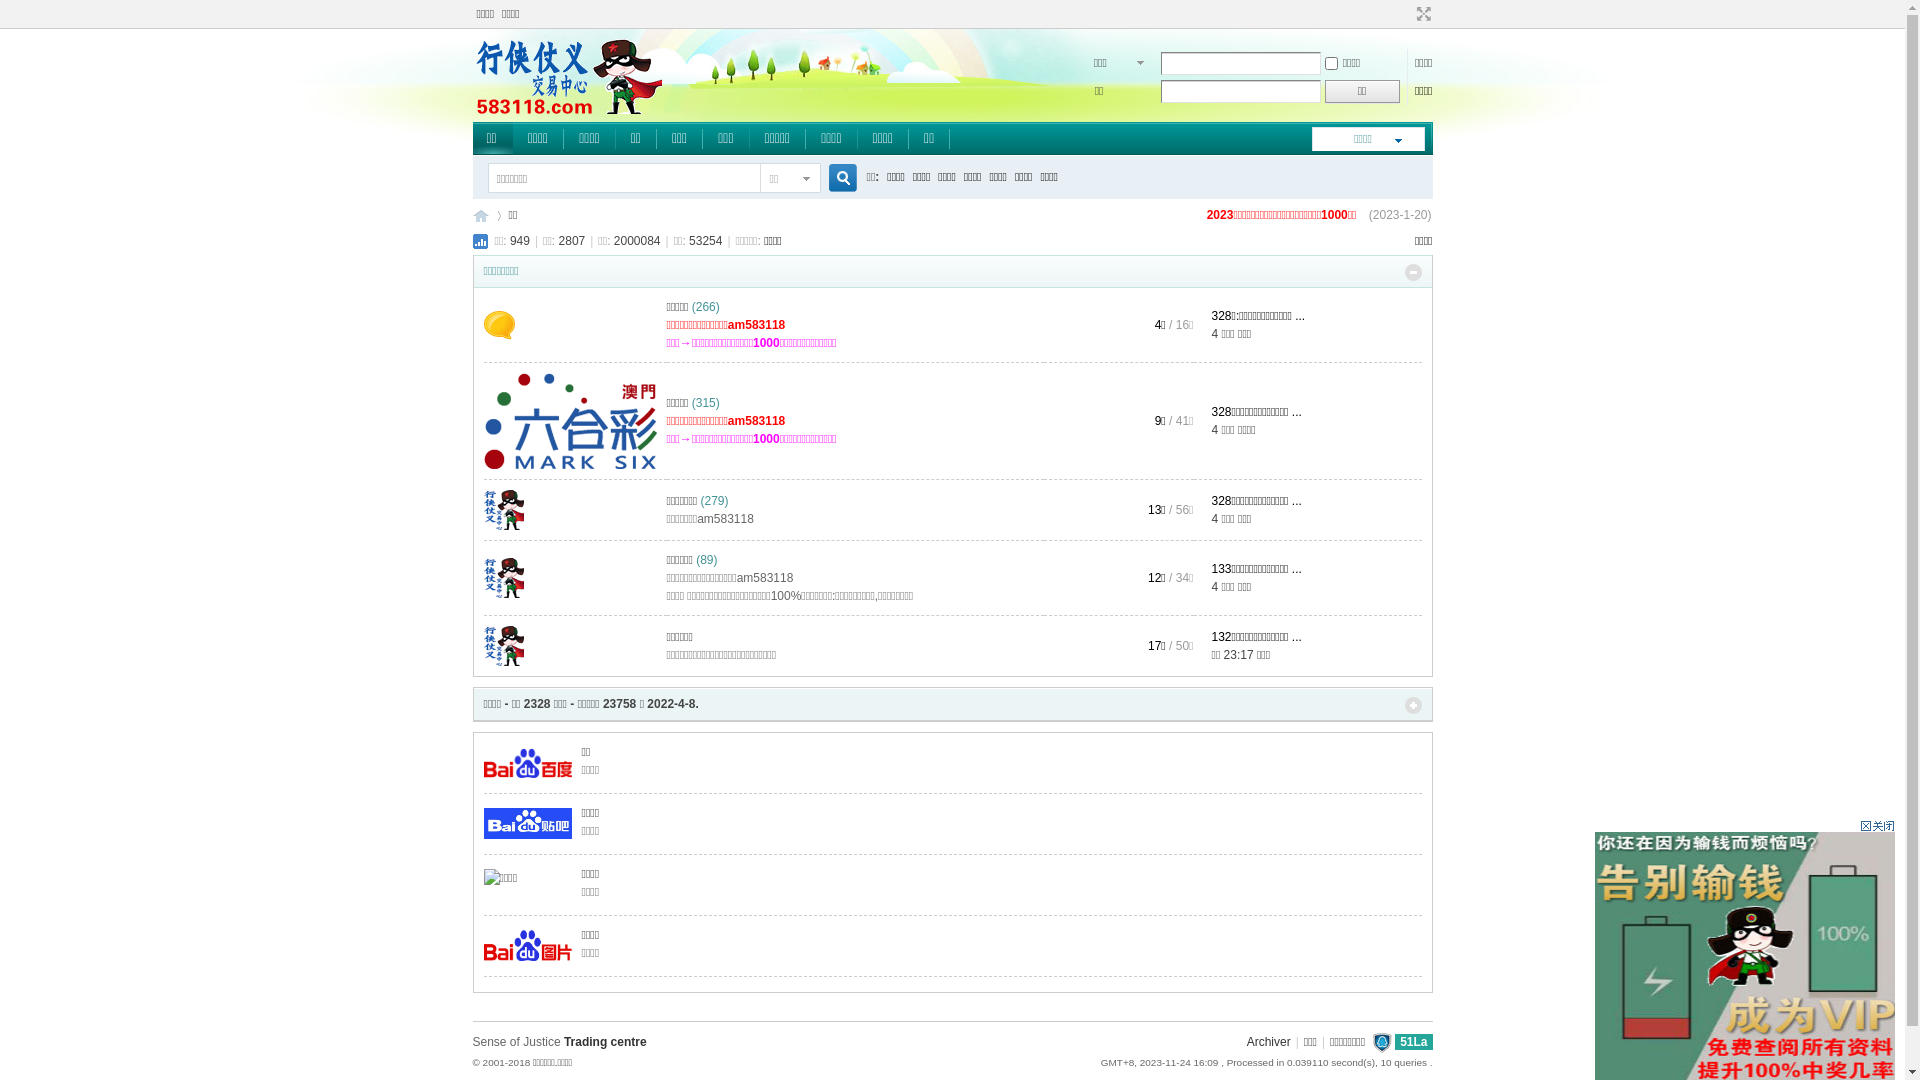 This screenshot has width=1920, height=1080. What do you see at coordinates (820, 177) in the screenshot?
I see `'true'` at bounding box center [820, 177].